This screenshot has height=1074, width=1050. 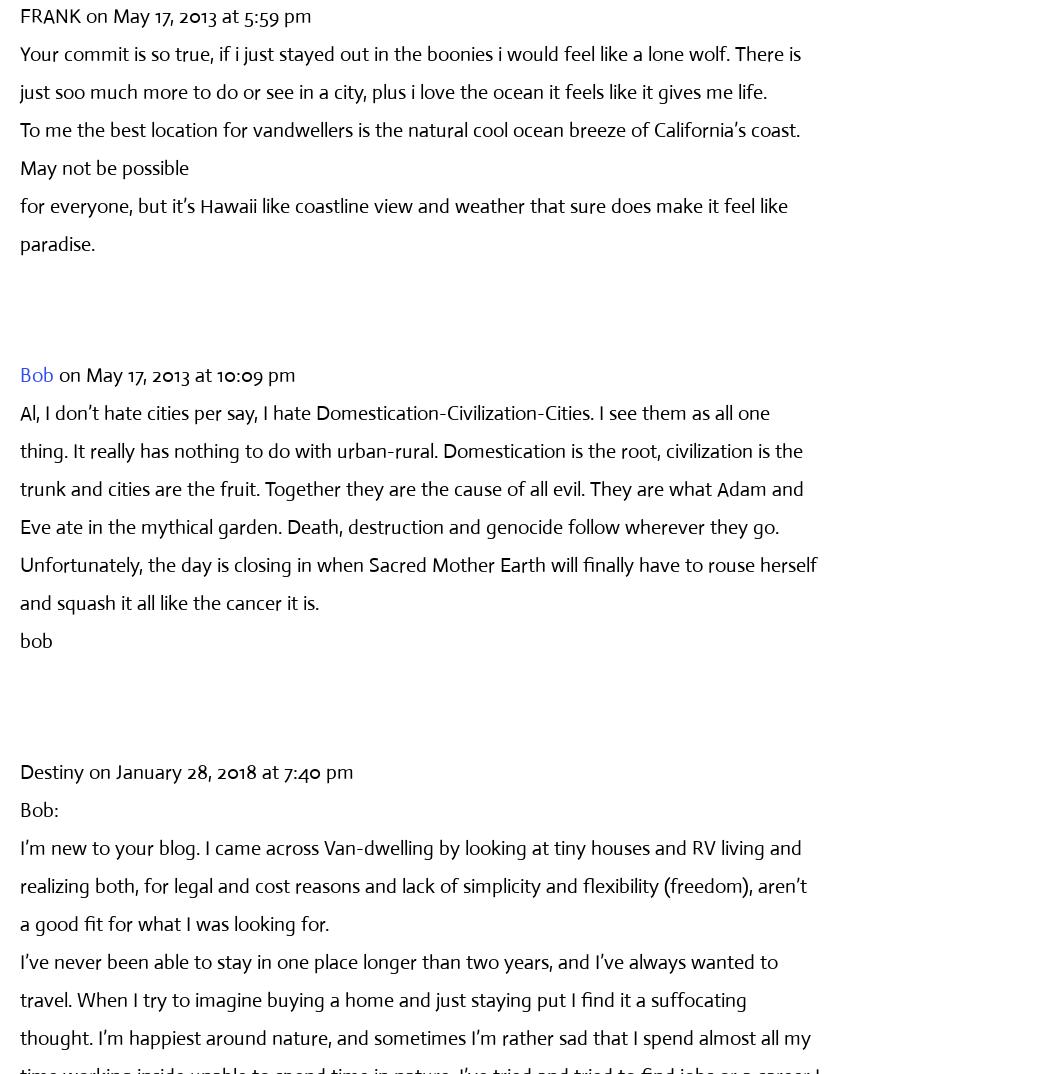 What do you see at coordinates (19, 14) in the screenshot?
I see `'FRANK'` at bounding box center [19, 14].